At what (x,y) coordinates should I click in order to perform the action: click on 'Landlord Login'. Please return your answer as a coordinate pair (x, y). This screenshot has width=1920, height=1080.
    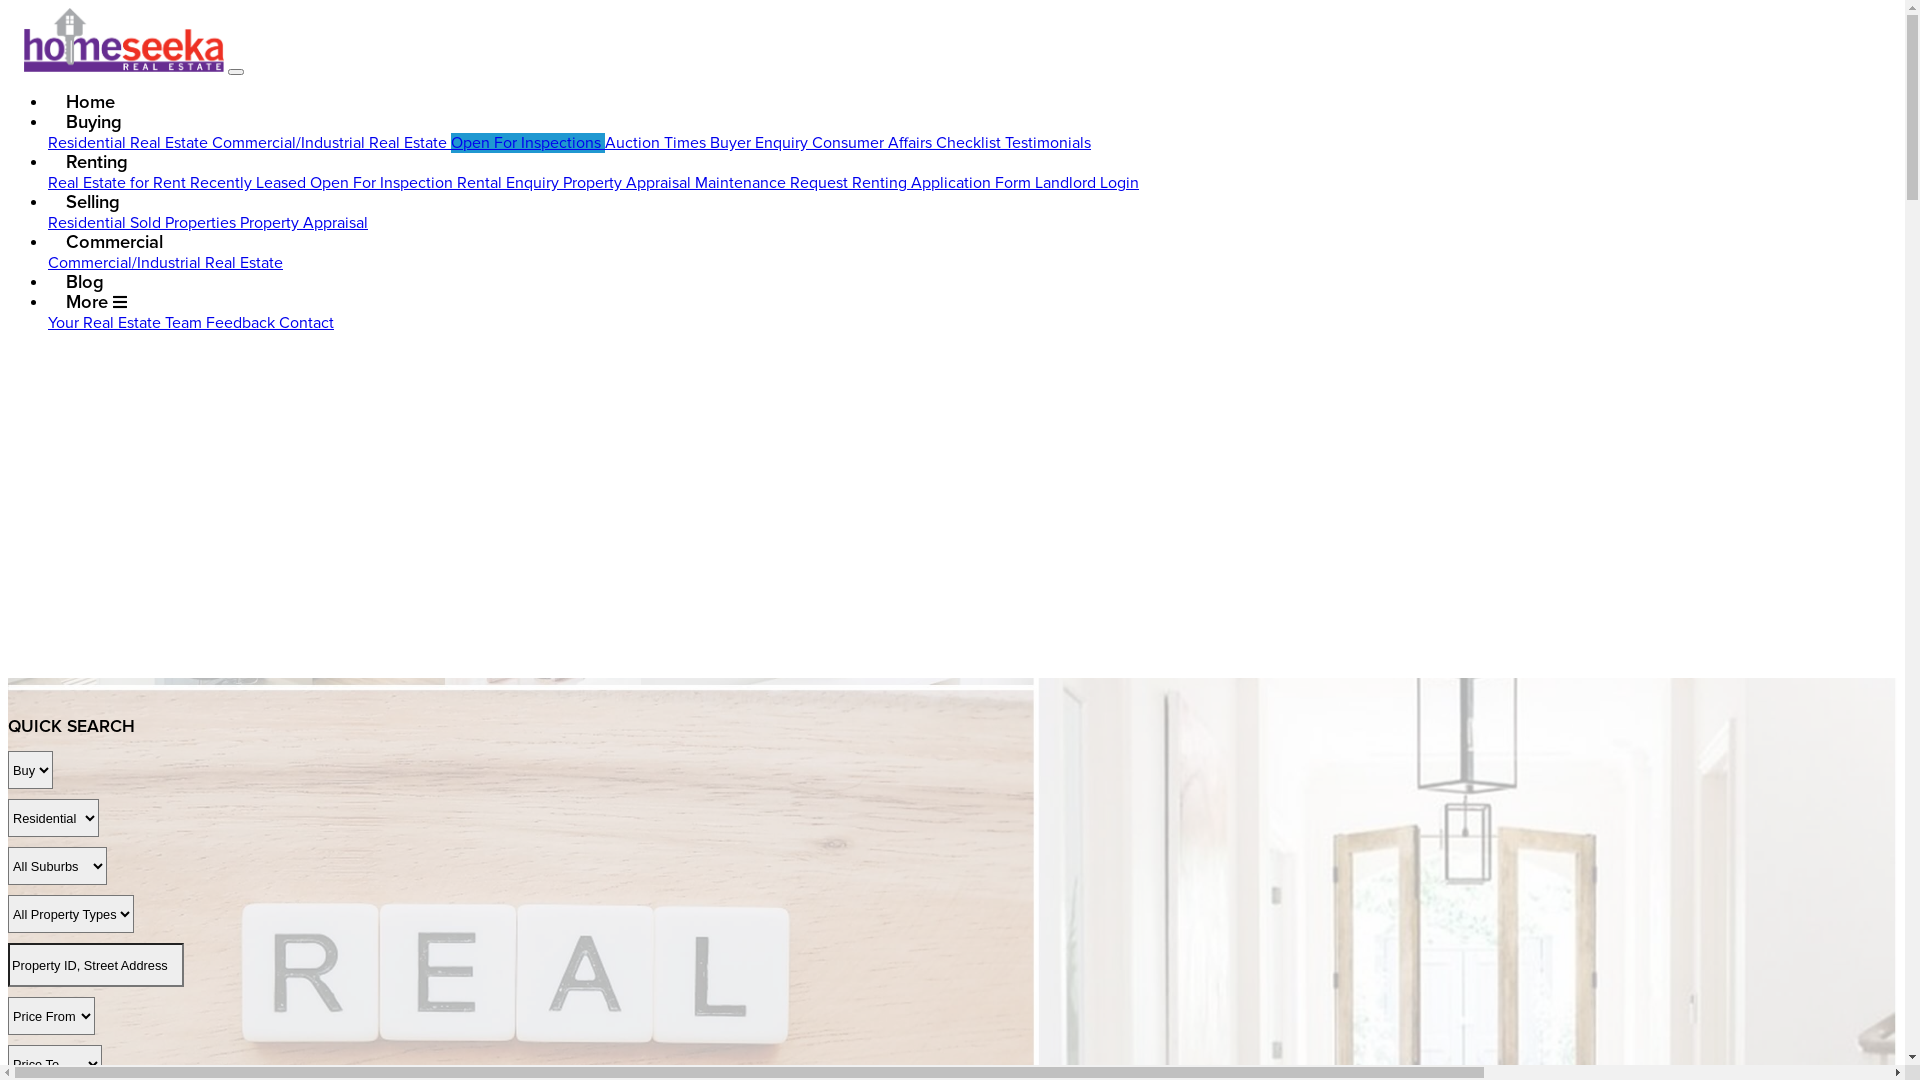
    Looking at the image, I should click on (1085, 182).